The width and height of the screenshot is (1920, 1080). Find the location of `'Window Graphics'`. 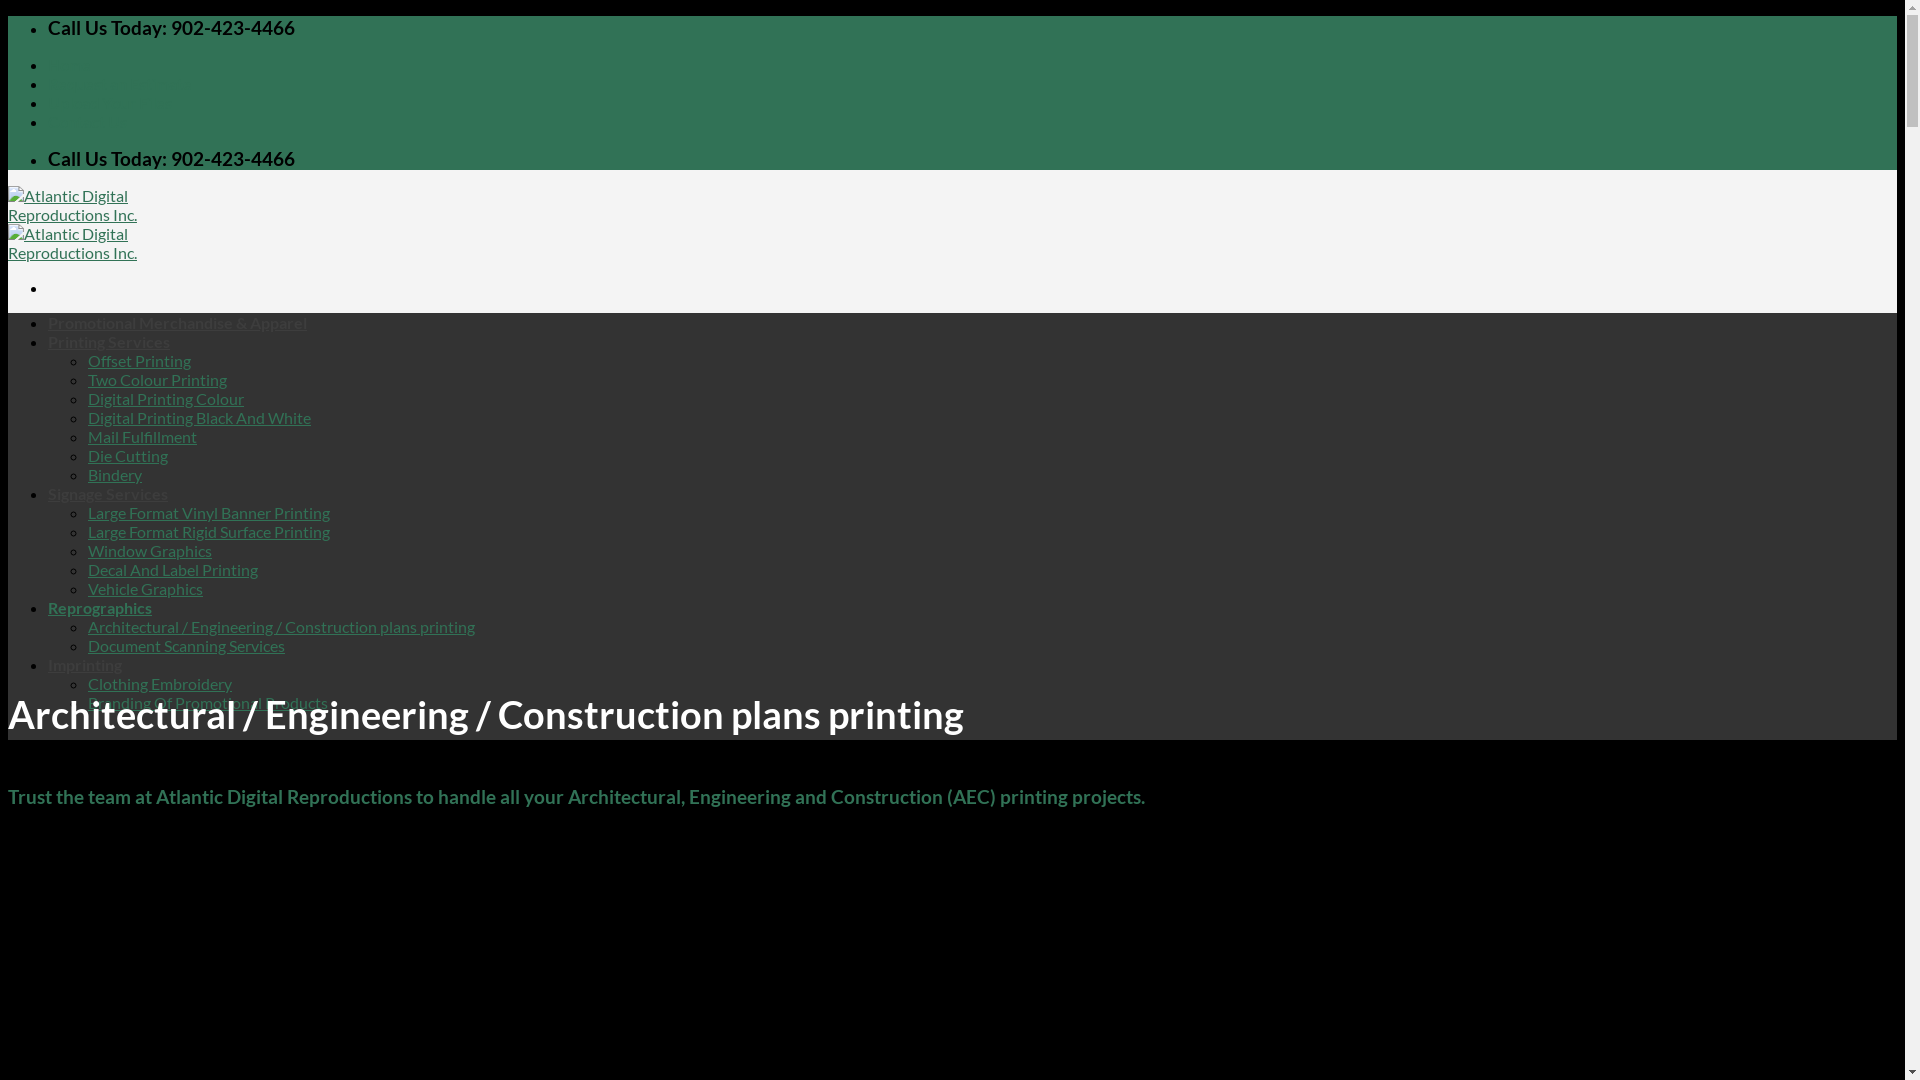

'Window Graphics' is located at coordinates (148, 550).